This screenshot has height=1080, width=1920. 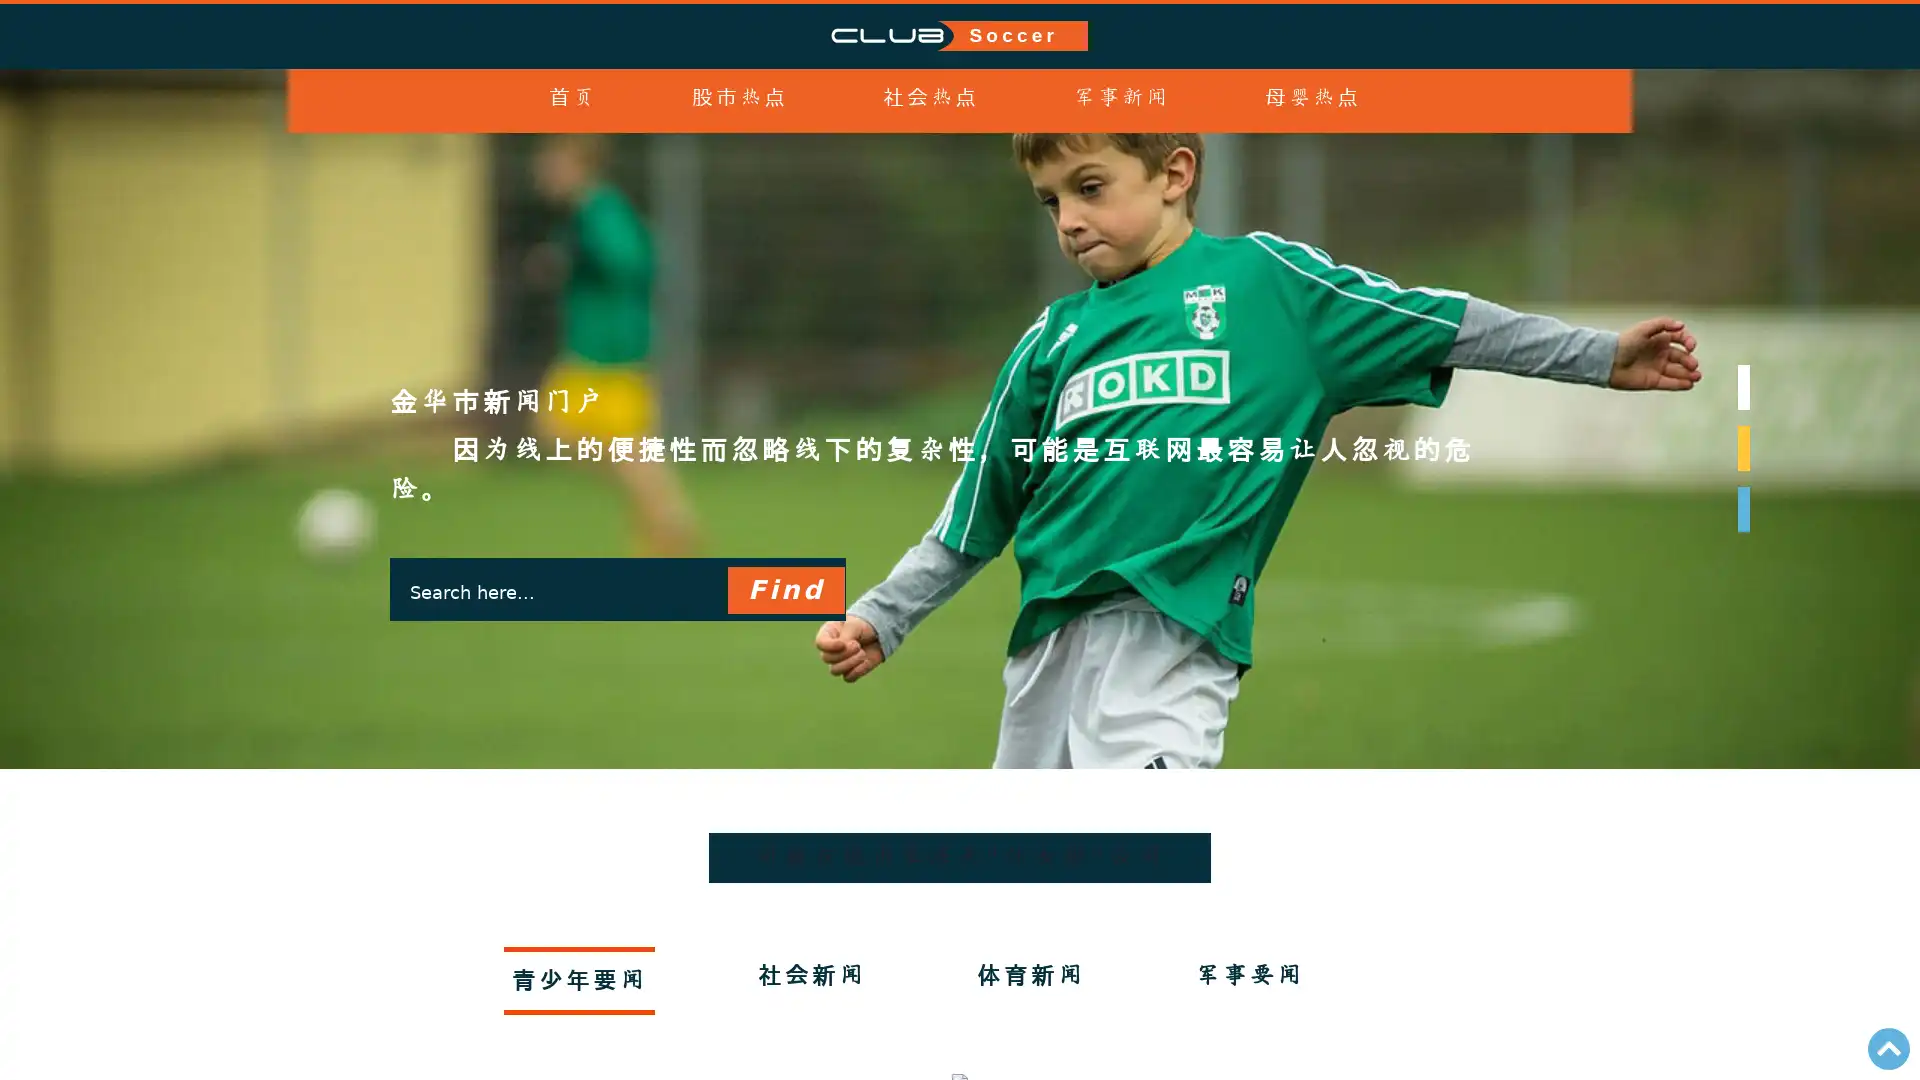 What do you see at coordinates (784, 588) in the screenshot?
I see `Find` at bounding box center [784, 588].